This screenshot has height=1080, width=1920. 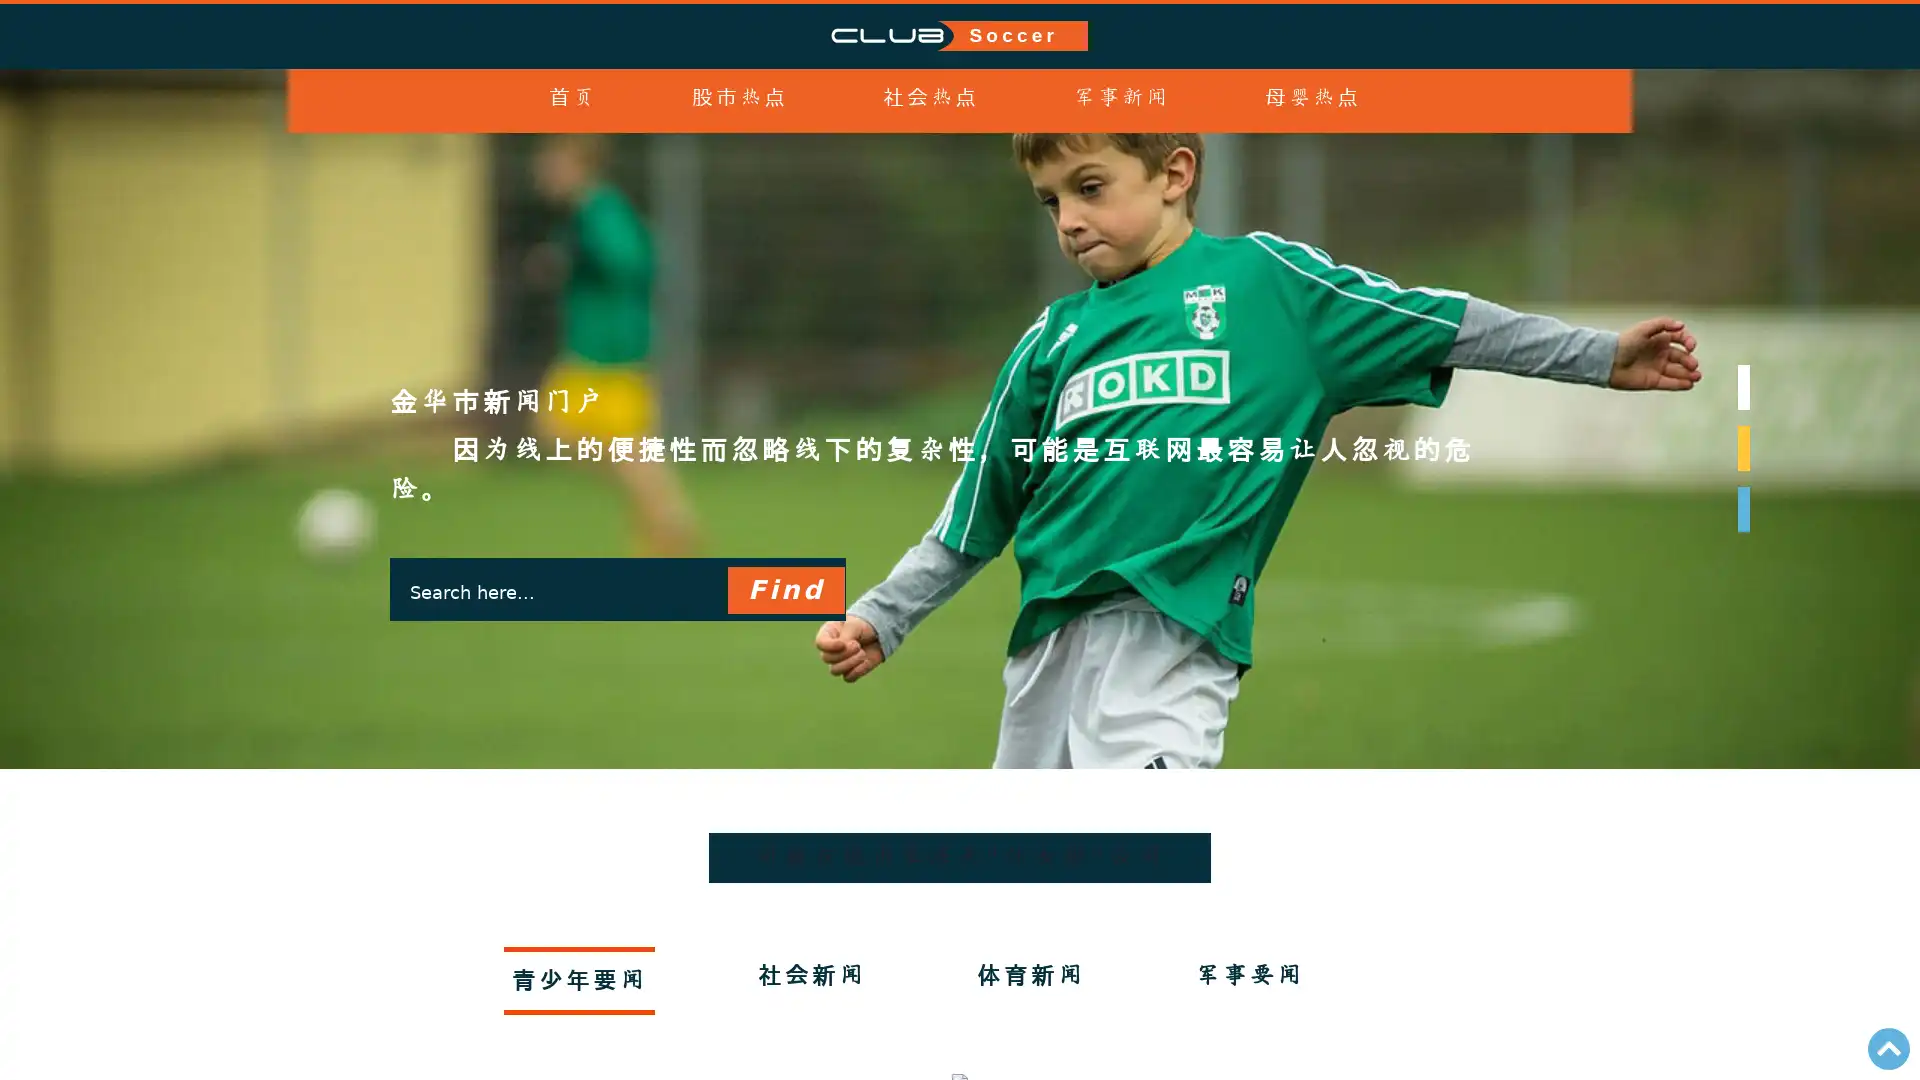 What do you see at coordinates (784, 588) in the screenshot?
I see `Find` at bounding box center [784, 588].